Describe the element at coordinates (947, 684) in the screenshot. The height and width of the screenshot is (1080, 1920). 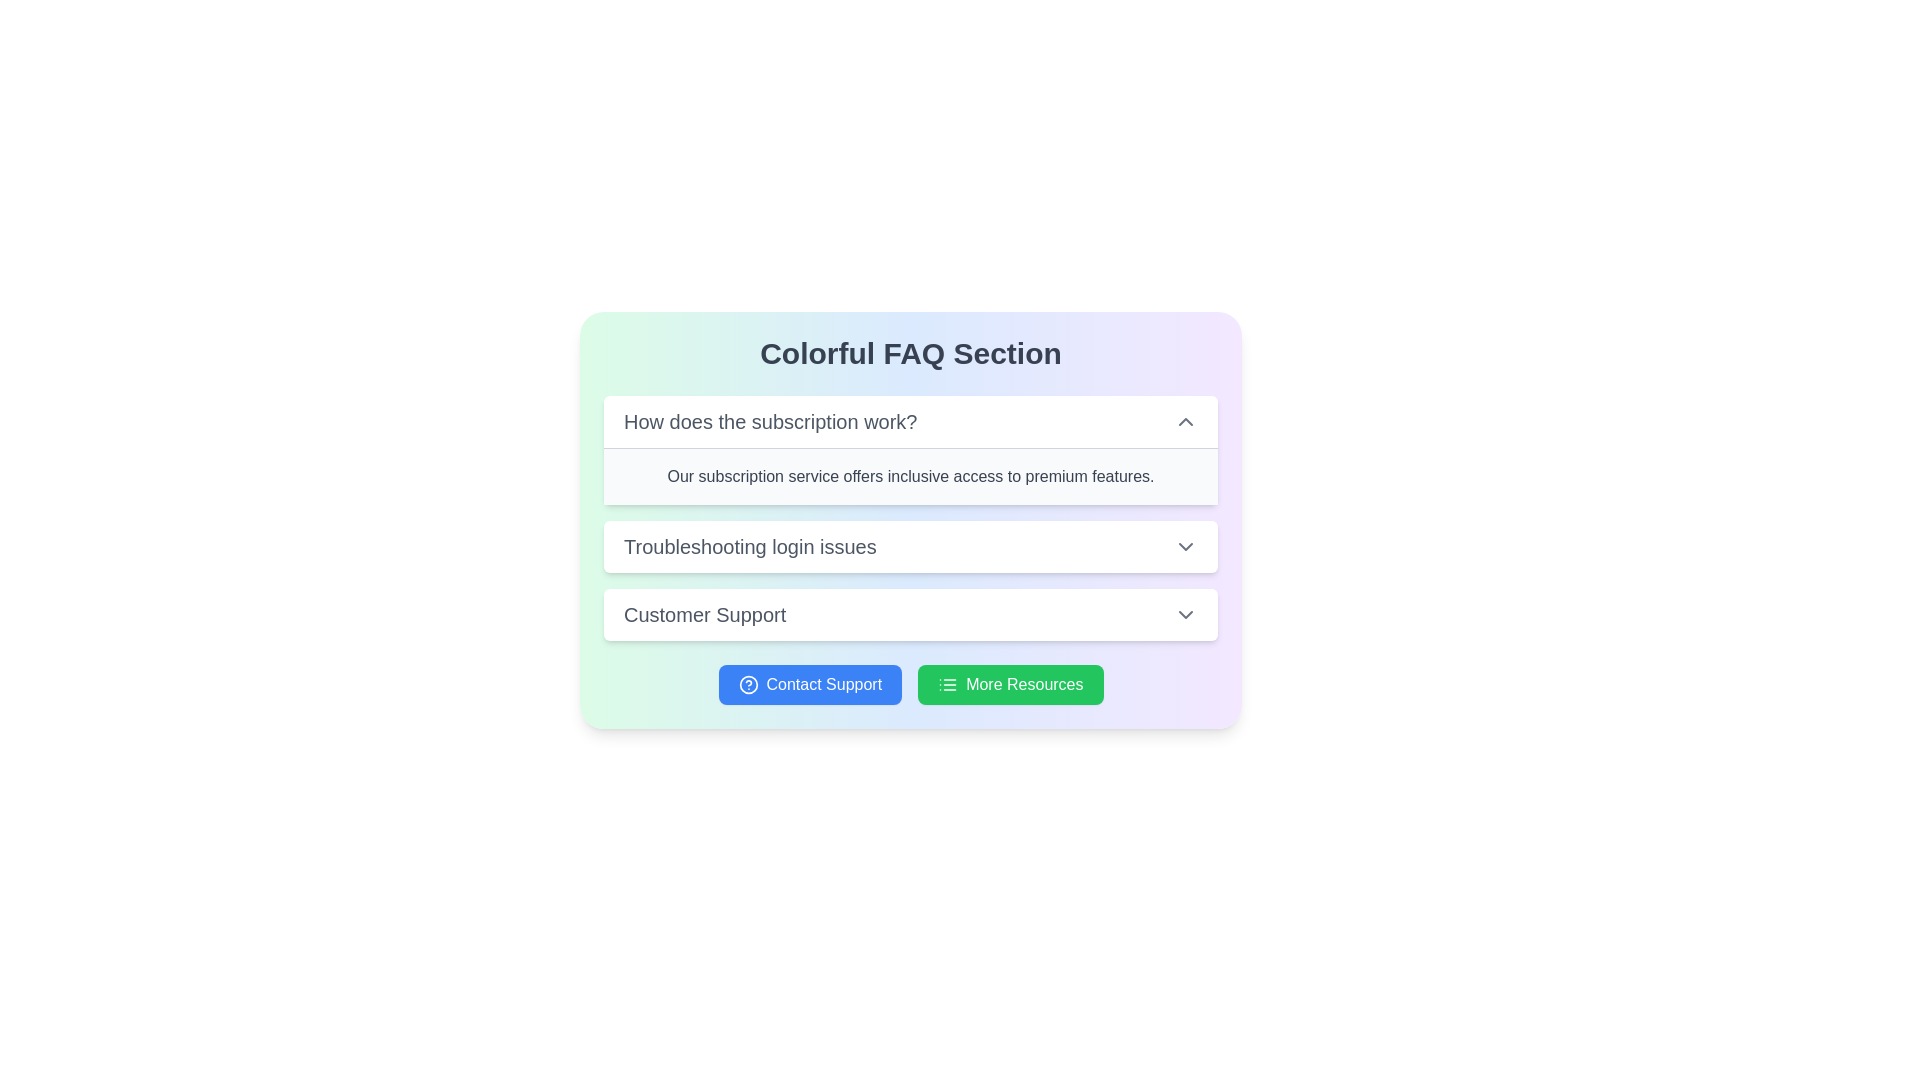
I see `the compact rectangular SVG icon with three horizontal lines and three small dots, located within the green rounded rectangle button labeled 'More Resources.'` at that location.